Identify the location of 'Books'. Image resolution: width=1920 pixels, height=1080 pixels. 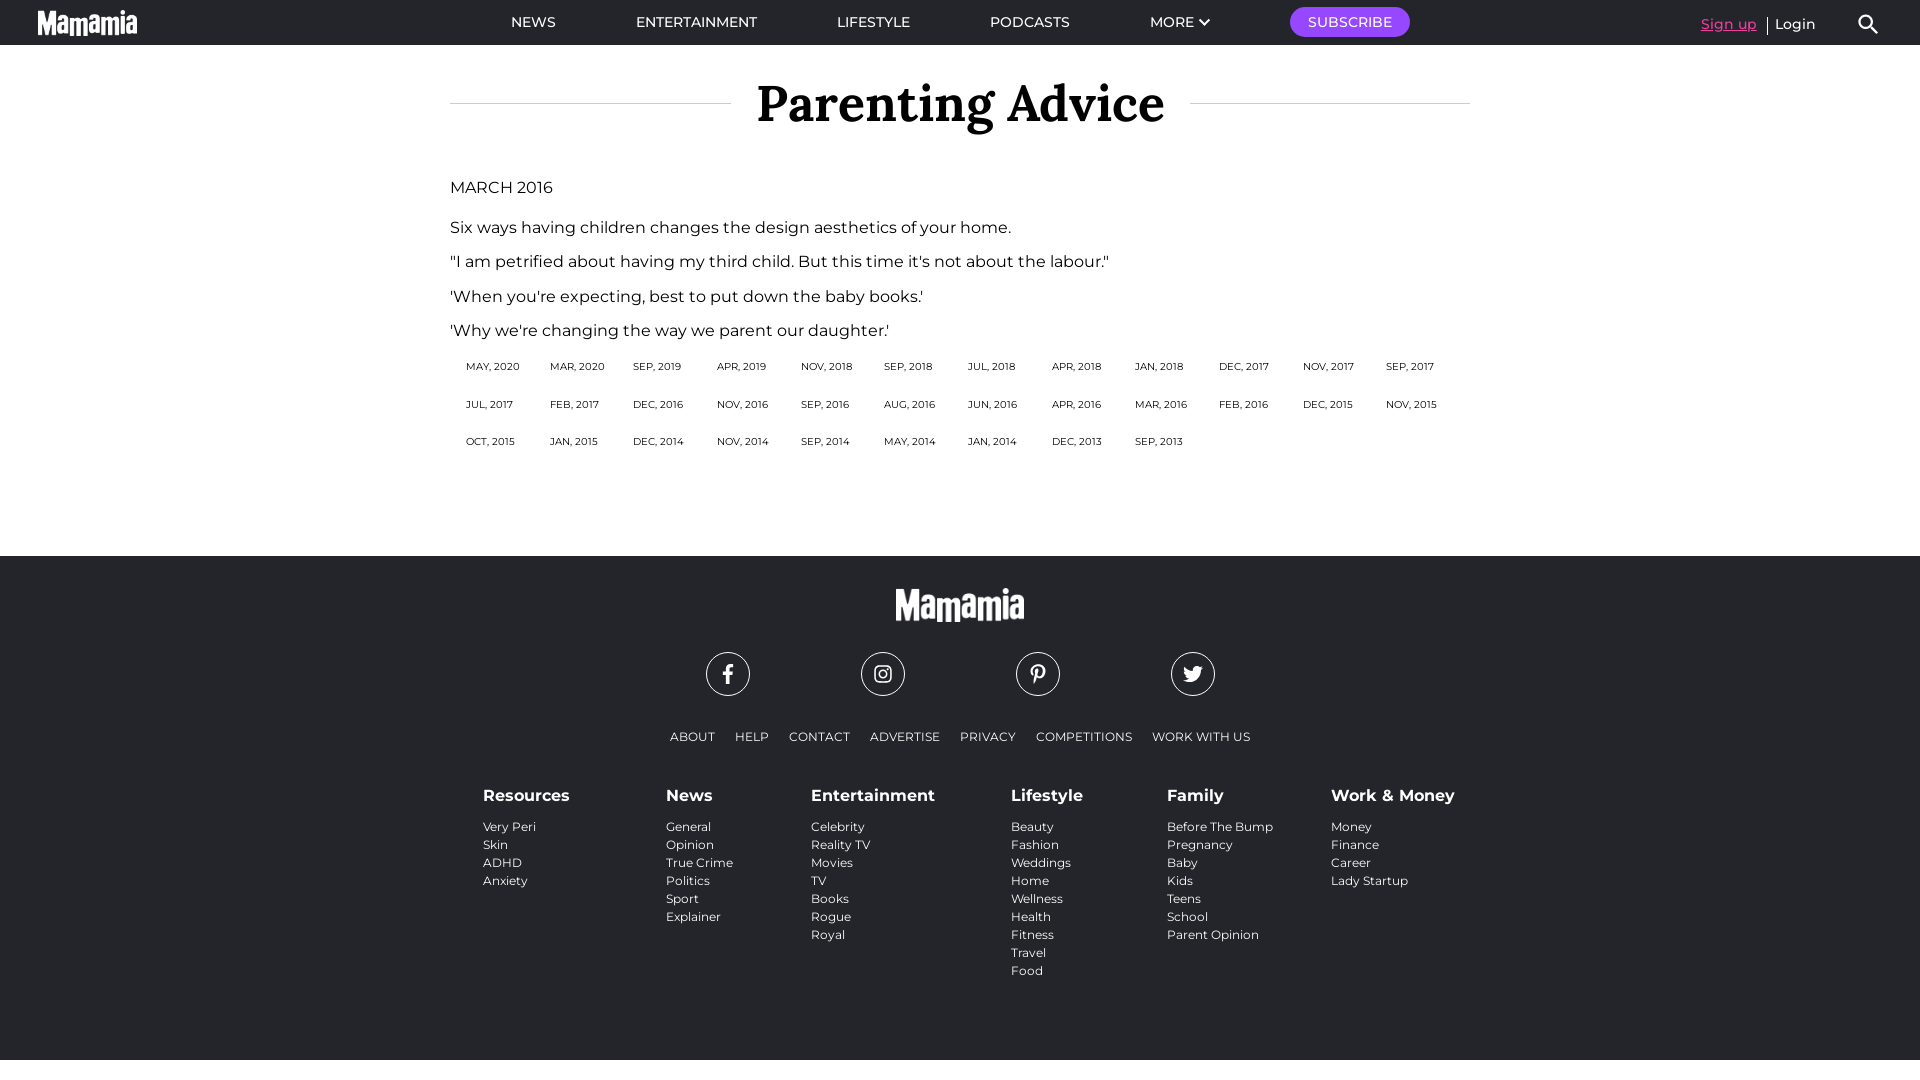
(830, 897).